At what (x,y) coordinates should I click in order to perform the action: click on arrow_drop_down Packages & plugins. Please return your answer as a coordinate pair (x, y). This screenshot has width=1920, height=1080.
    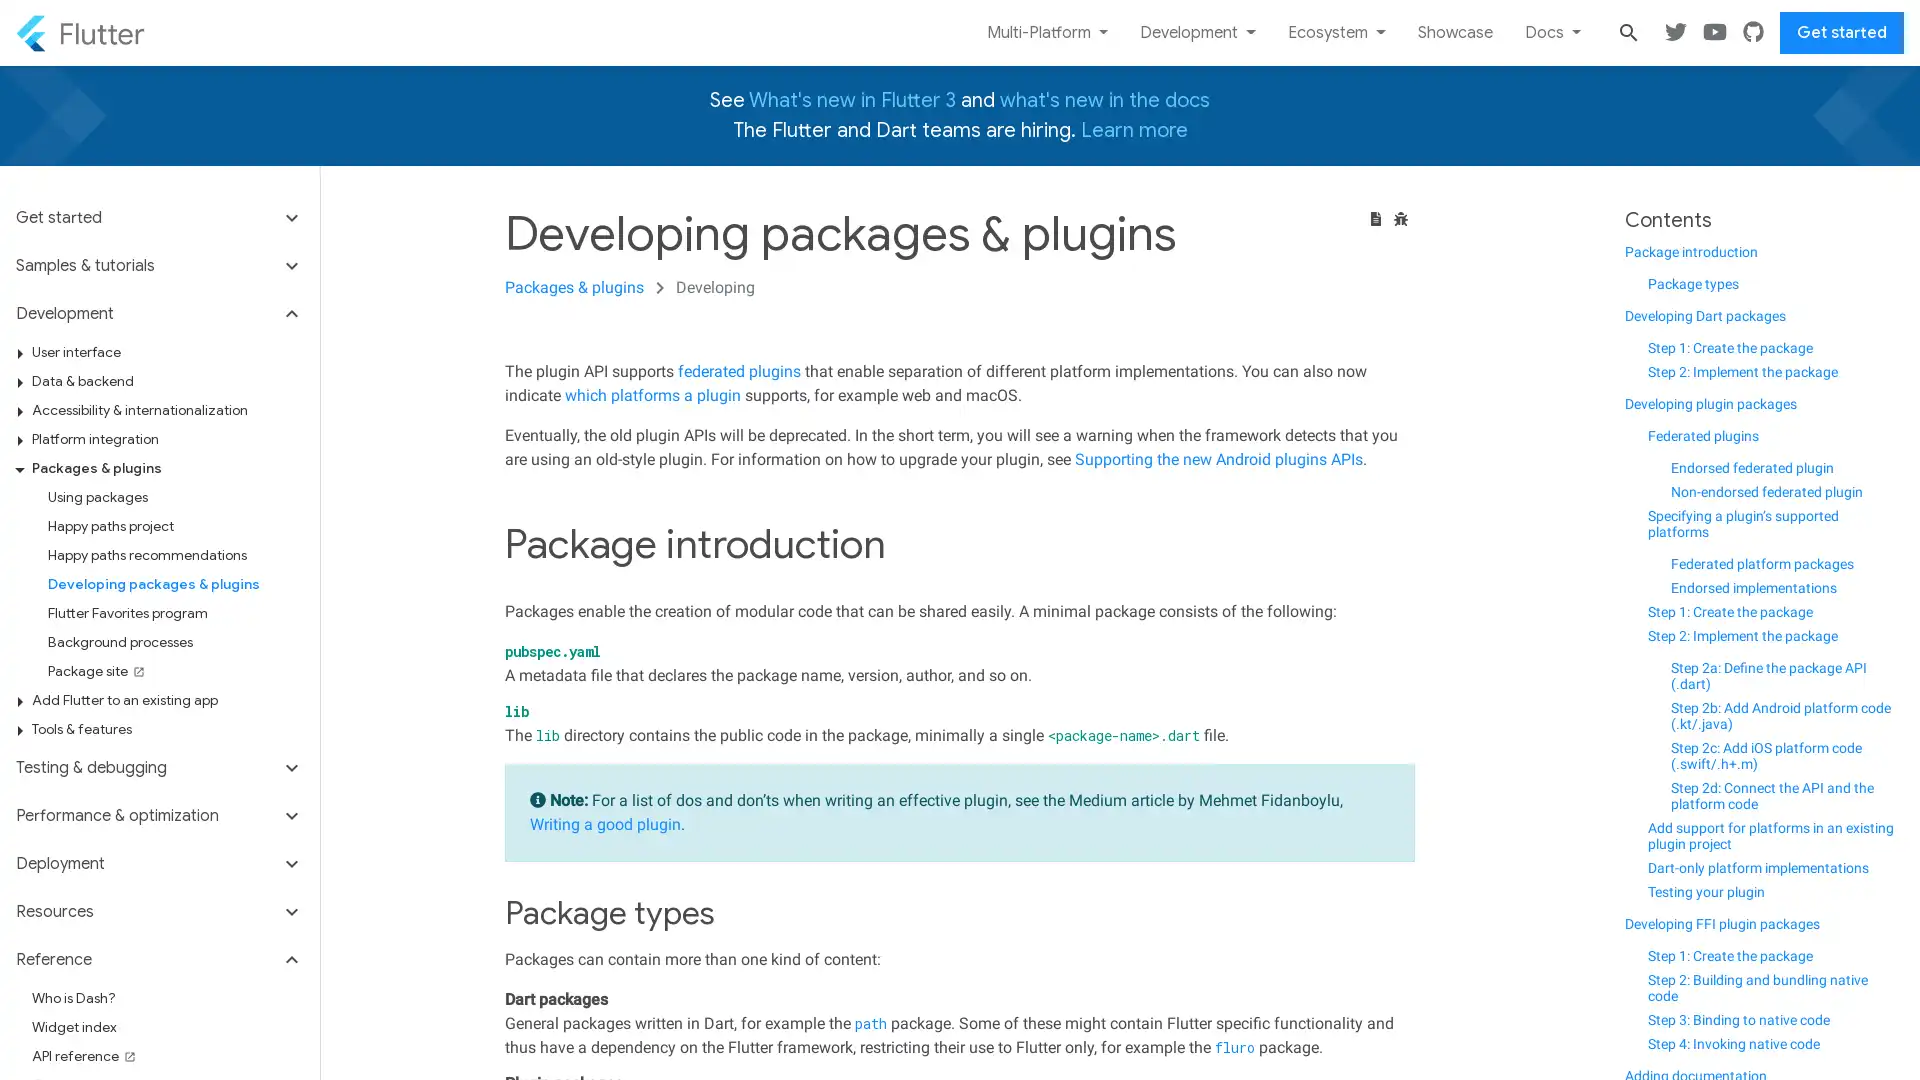
    Looking at the image, I should click on (167, 468).